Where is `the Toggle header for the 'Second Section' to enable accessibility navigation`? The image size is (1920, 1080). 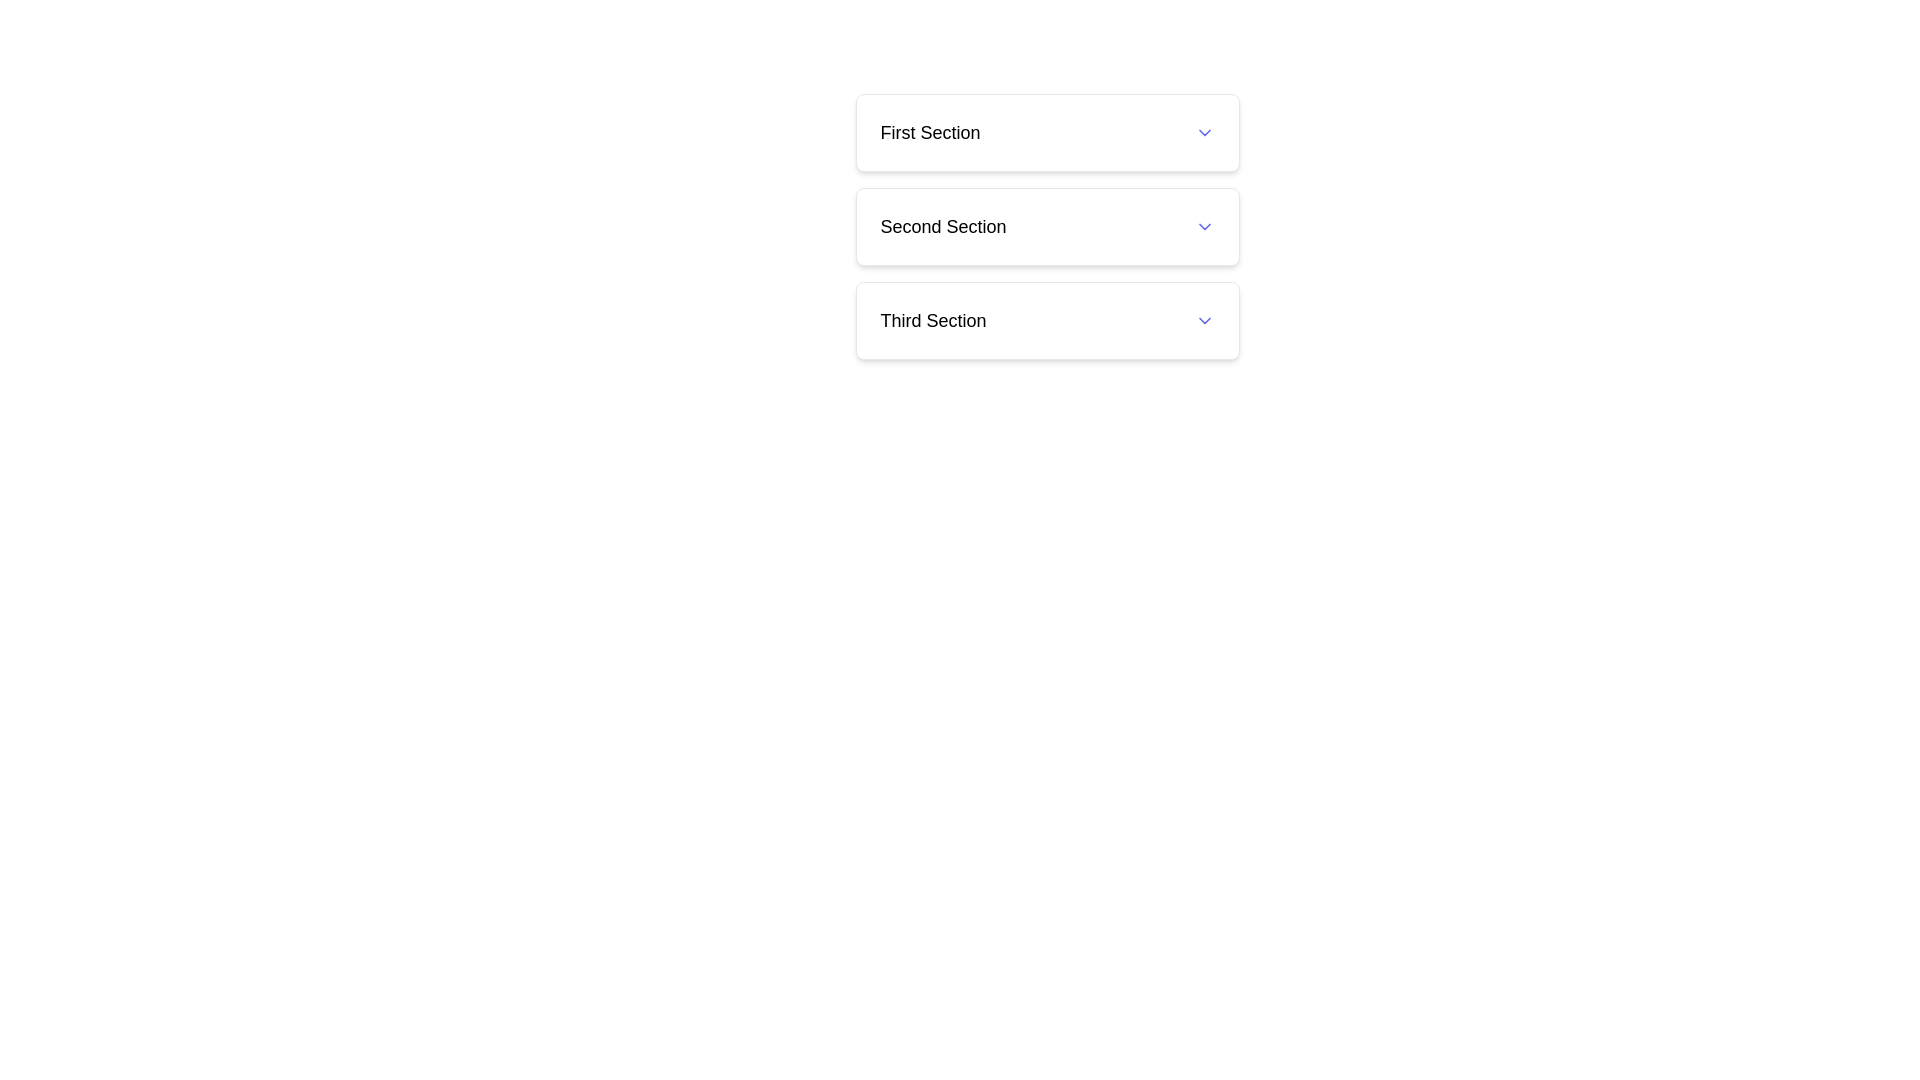 the Toggle header for the 'Second Section' to enable accessibility navigation is located at coordinates (1046, 226).